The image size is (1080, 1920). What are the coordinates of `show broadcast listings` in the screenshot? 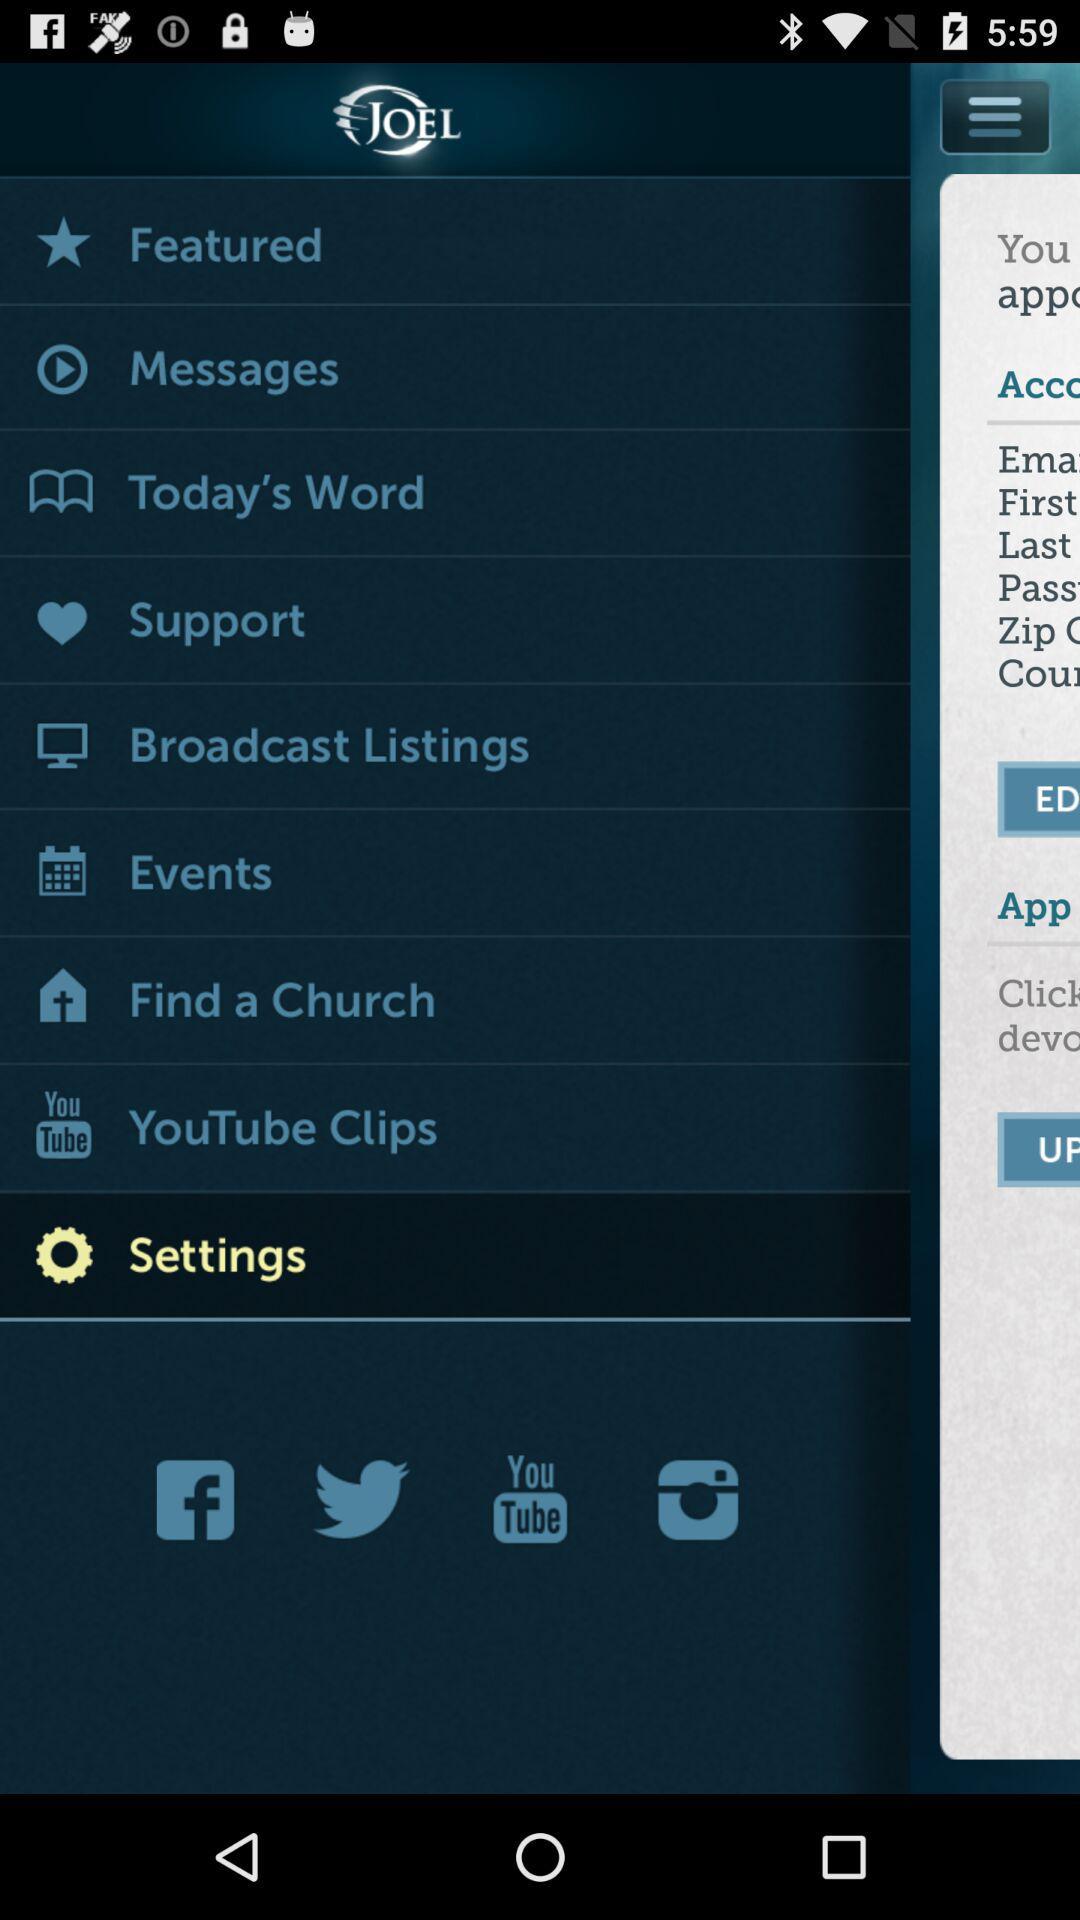 It's located at (455, 746).